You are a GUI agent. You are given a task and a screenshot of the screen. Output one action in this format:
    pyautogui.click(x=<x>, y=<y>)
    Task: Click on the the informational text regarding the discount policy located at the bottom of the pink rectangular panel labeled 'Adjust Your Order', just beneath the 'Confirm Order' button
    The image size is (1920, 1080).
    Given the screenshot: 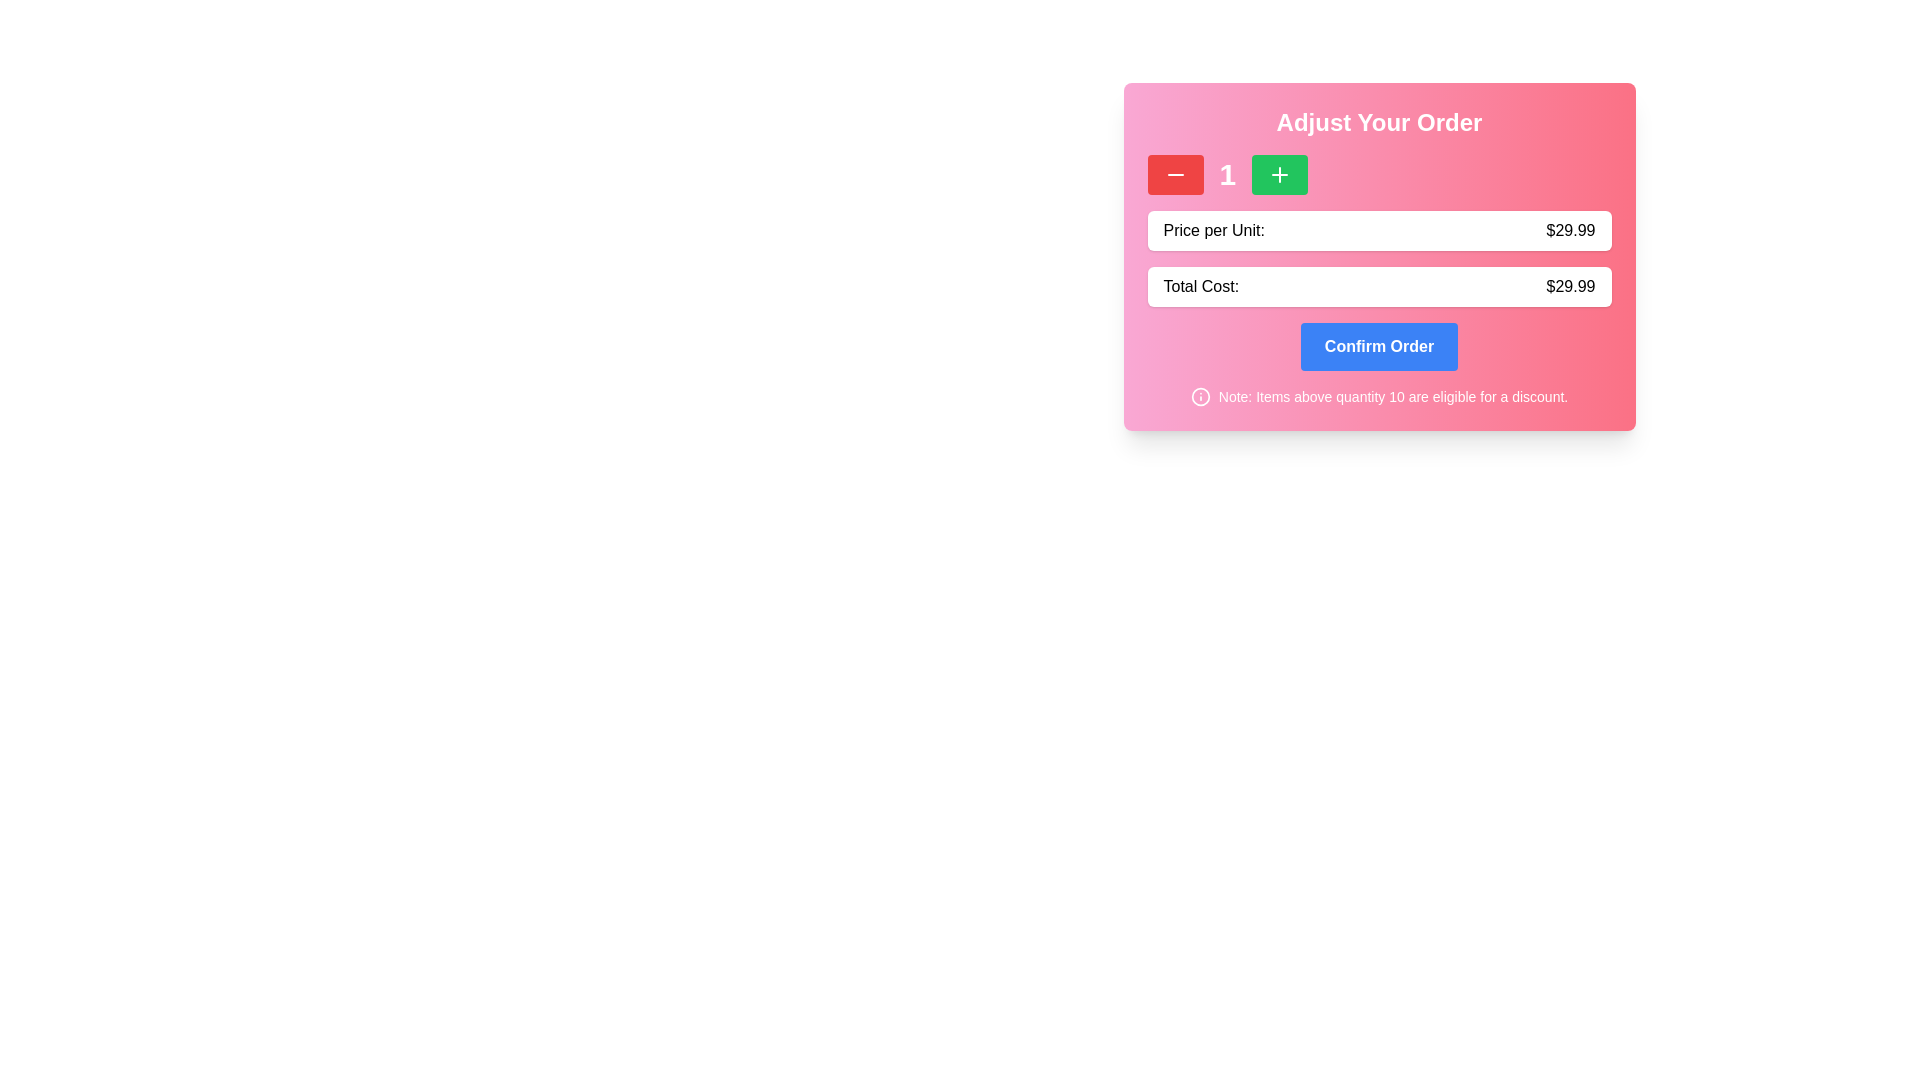 What is the action you would take?
    pyautogui.click(x=1378, y=397)
    